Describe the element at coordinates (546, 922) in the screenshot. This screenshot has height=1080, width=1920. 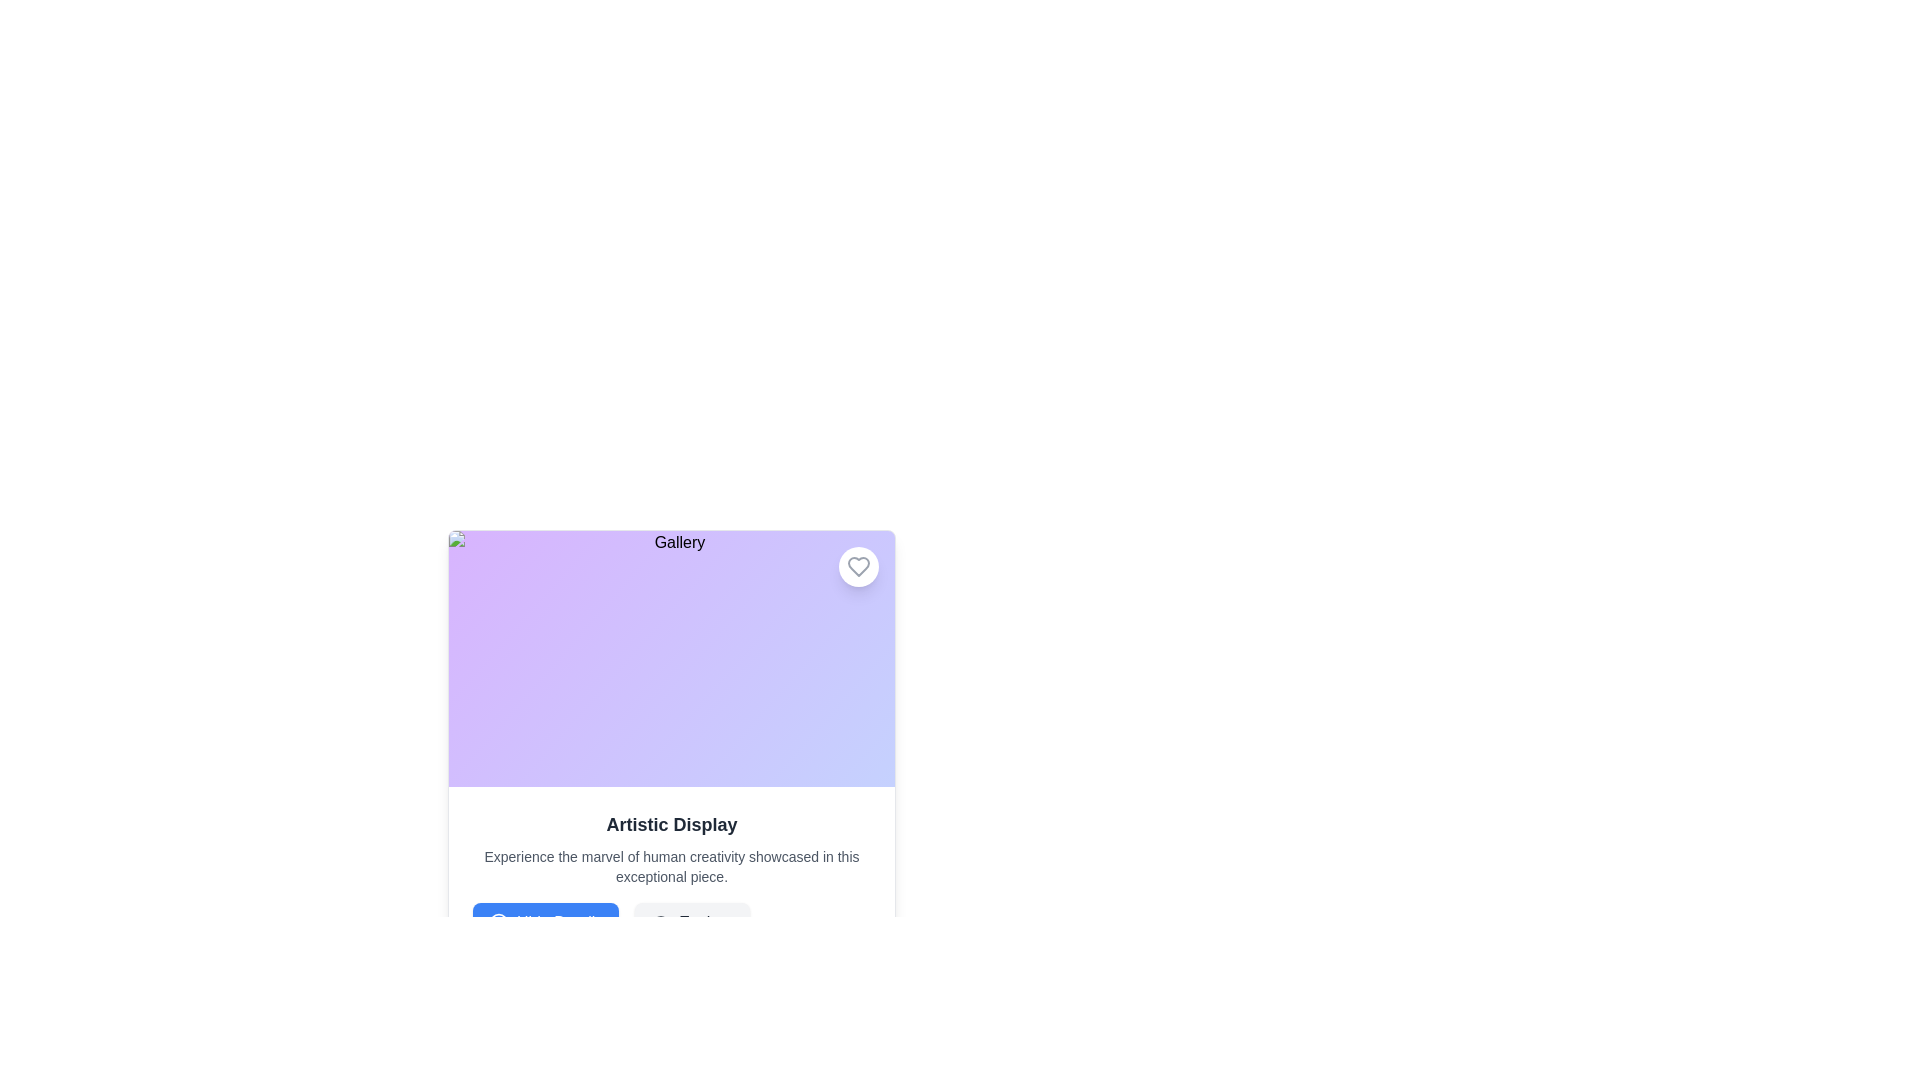
I see `the 'Hide Details' button with a blue background and white text located in the lower central part of the card` at that location.